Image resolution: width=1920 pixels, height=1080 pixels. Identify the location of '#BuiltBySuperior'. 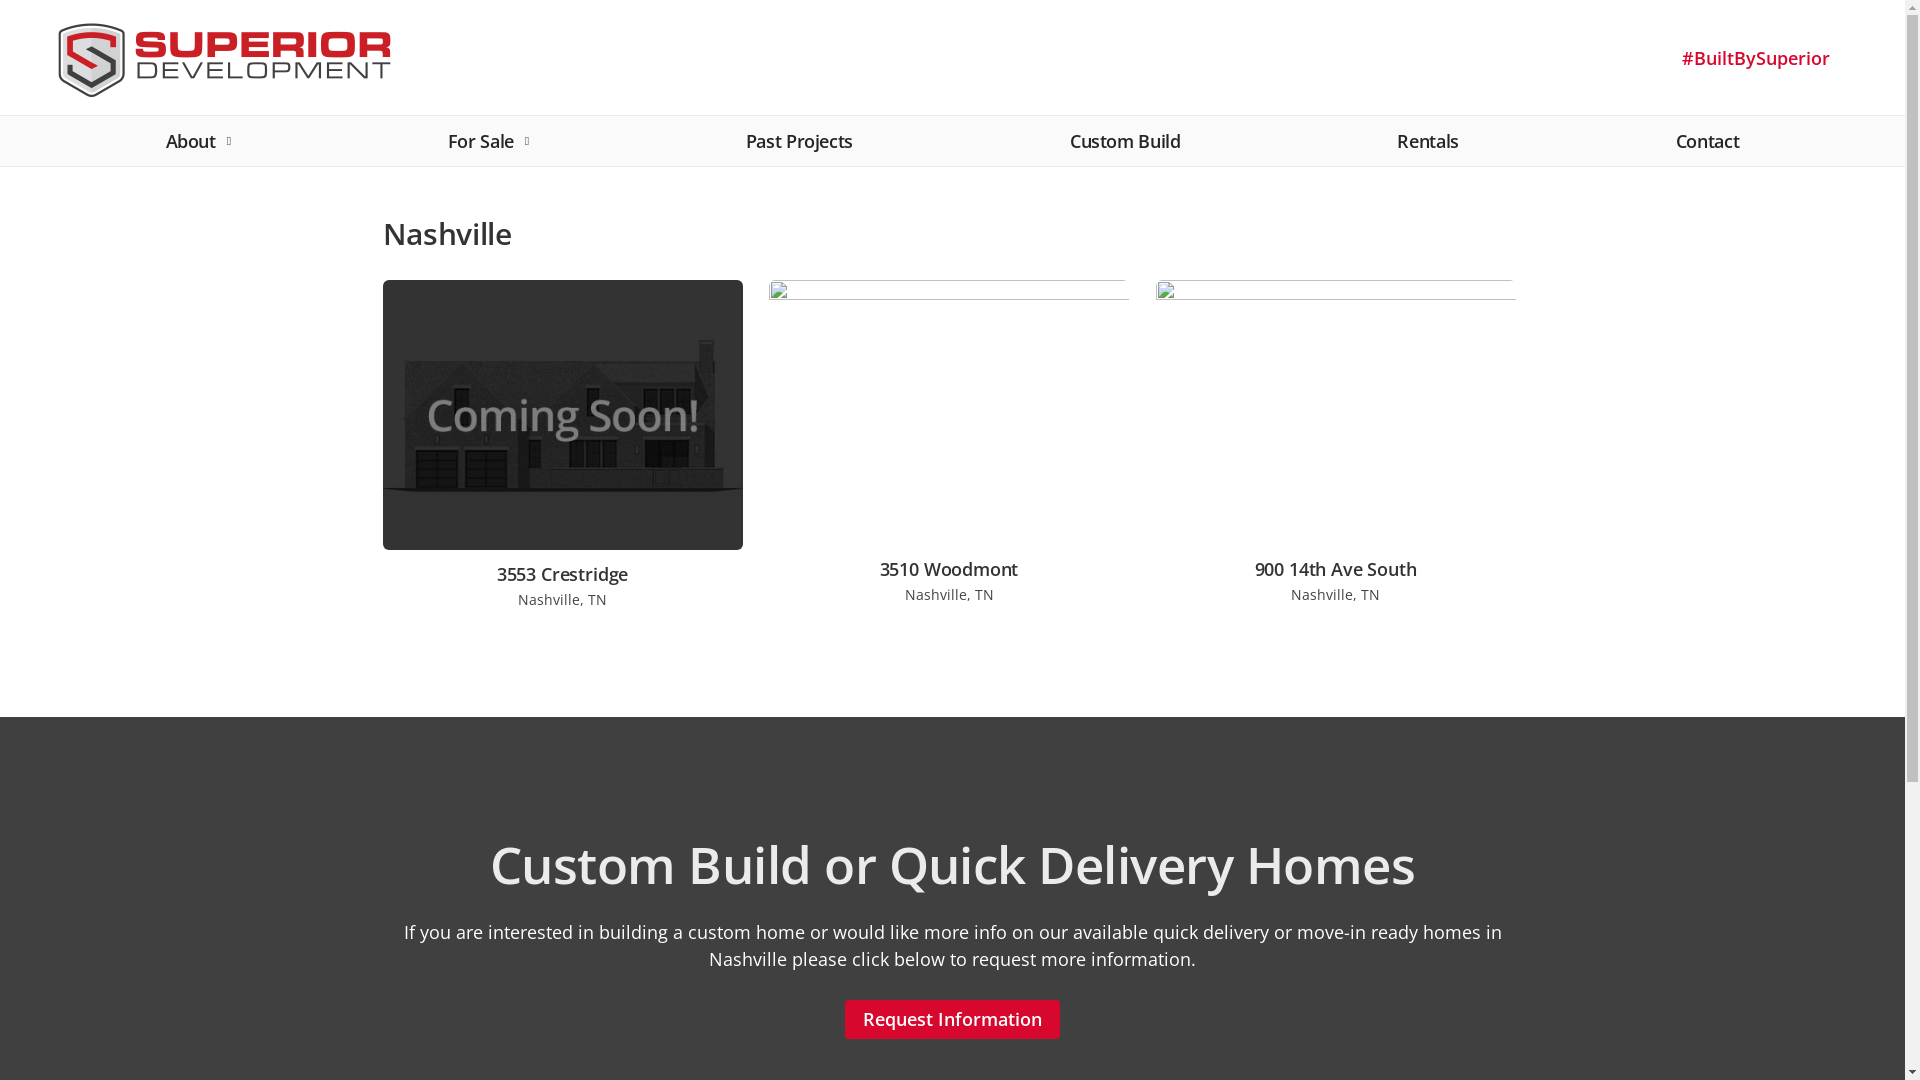
(1755, 56).